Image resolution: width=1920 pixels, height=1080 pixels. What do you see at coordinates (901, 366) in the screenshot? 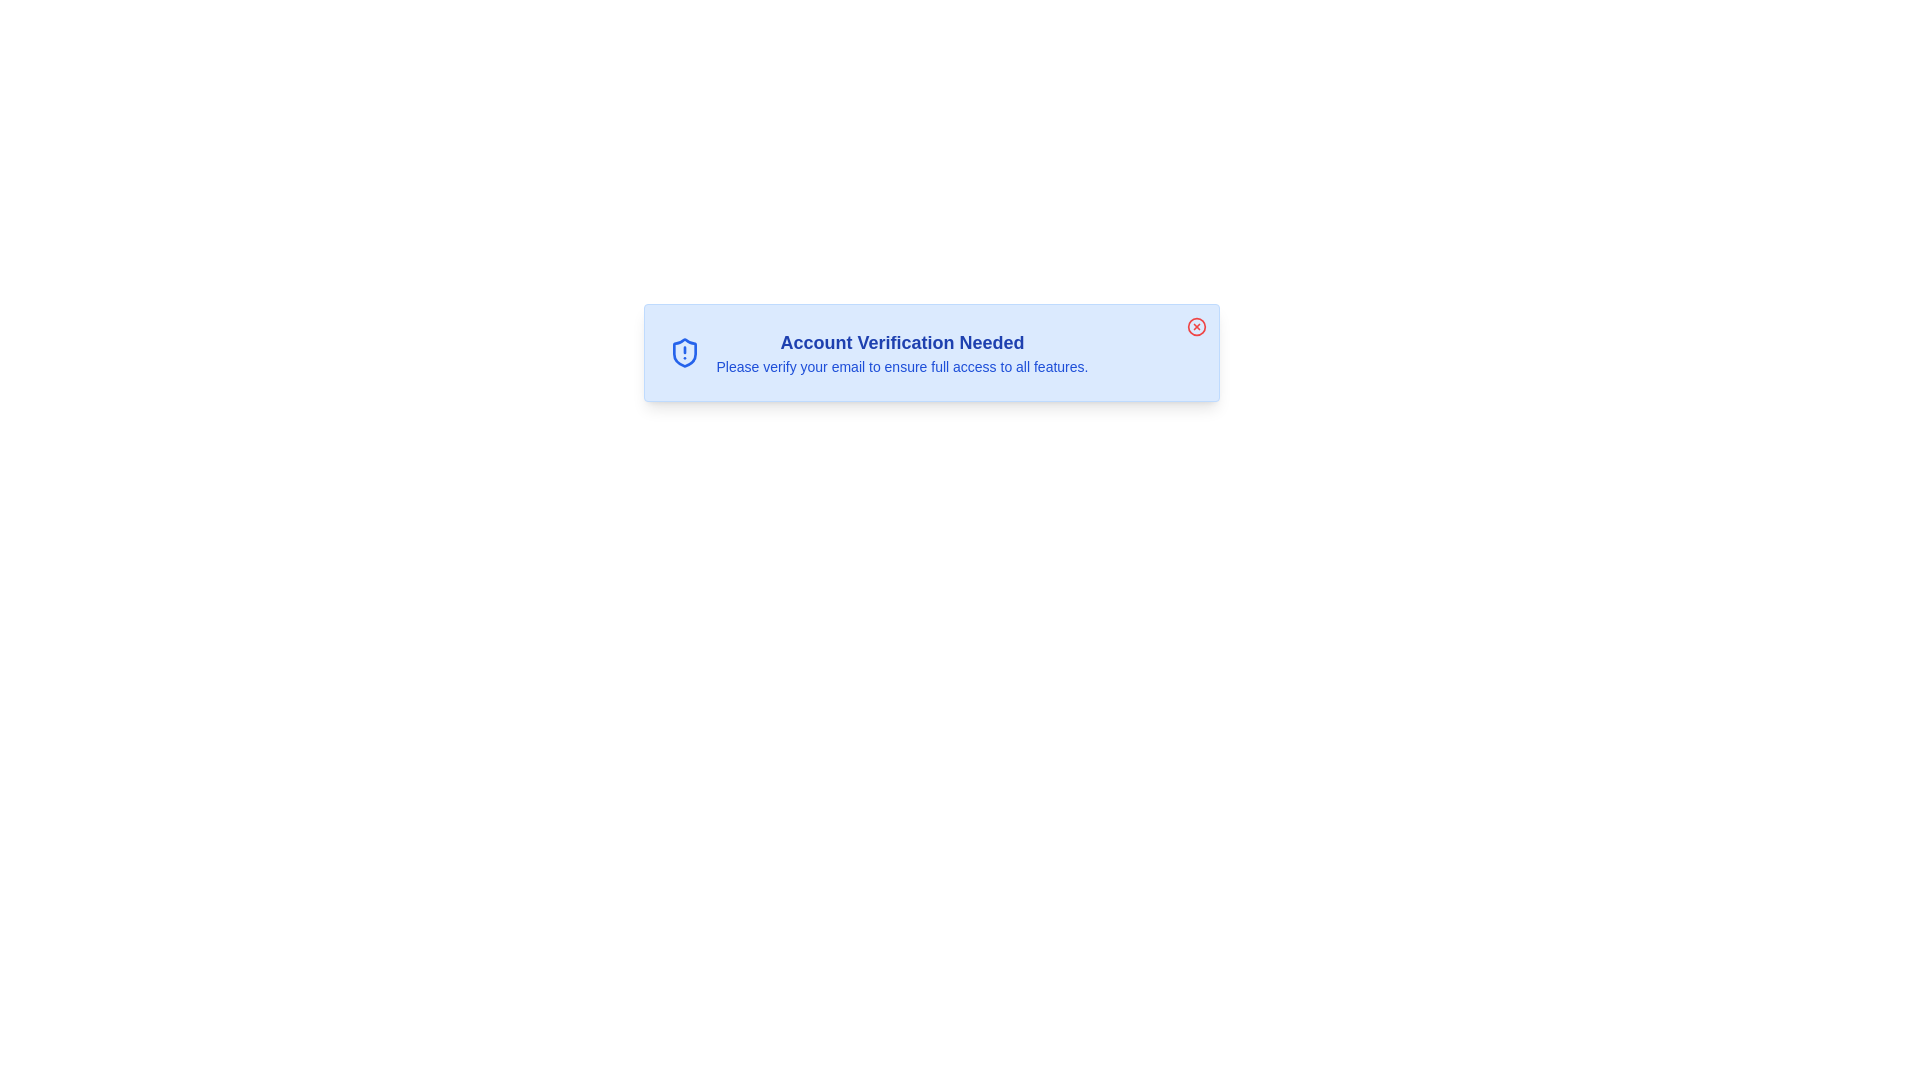
I see `text that says 'Please verify your email to ensure full access to all features.', which is styled in blue and located below the heading 'Account Verification Needed'` at bounding box center [901, 366].